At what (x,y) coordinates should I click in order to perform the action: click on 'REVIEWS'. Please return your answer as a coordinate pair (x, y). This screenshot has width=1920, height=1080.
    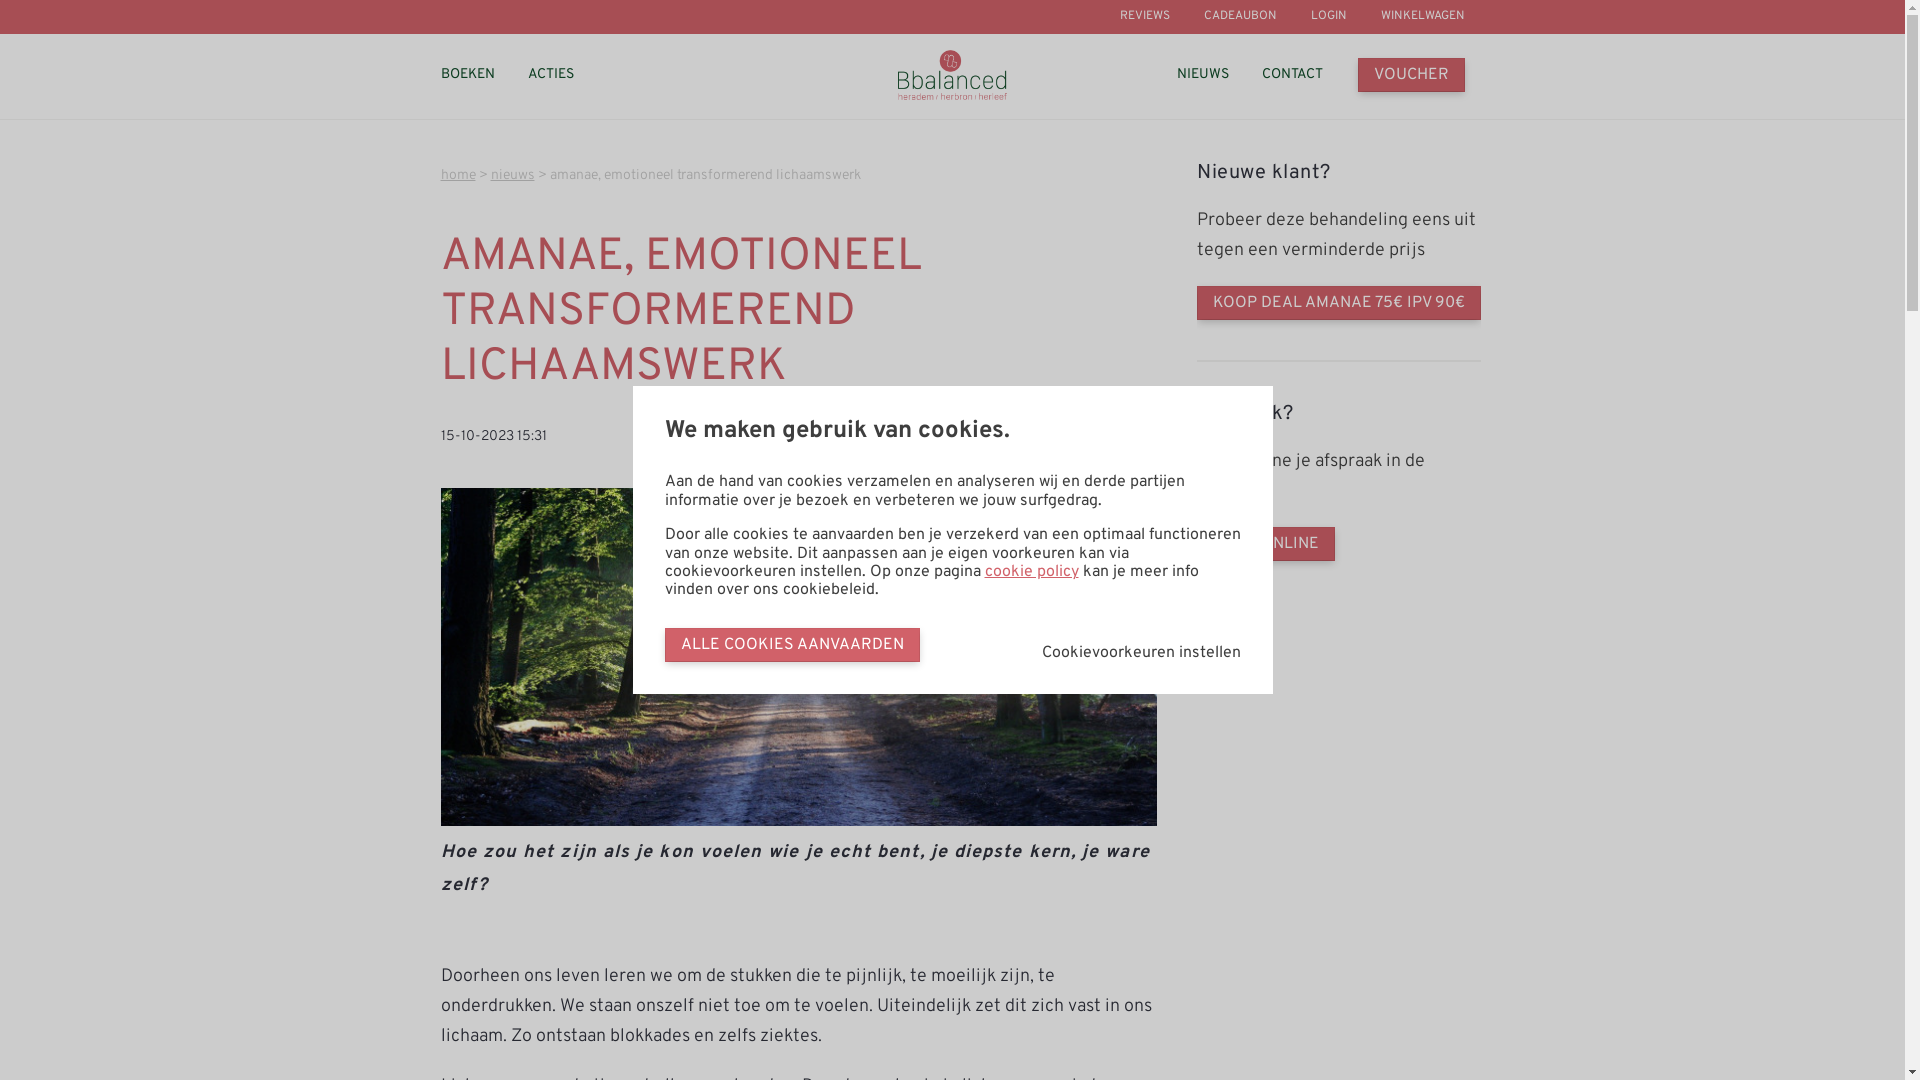
    Looking at the image, I should click on (1145, 16).